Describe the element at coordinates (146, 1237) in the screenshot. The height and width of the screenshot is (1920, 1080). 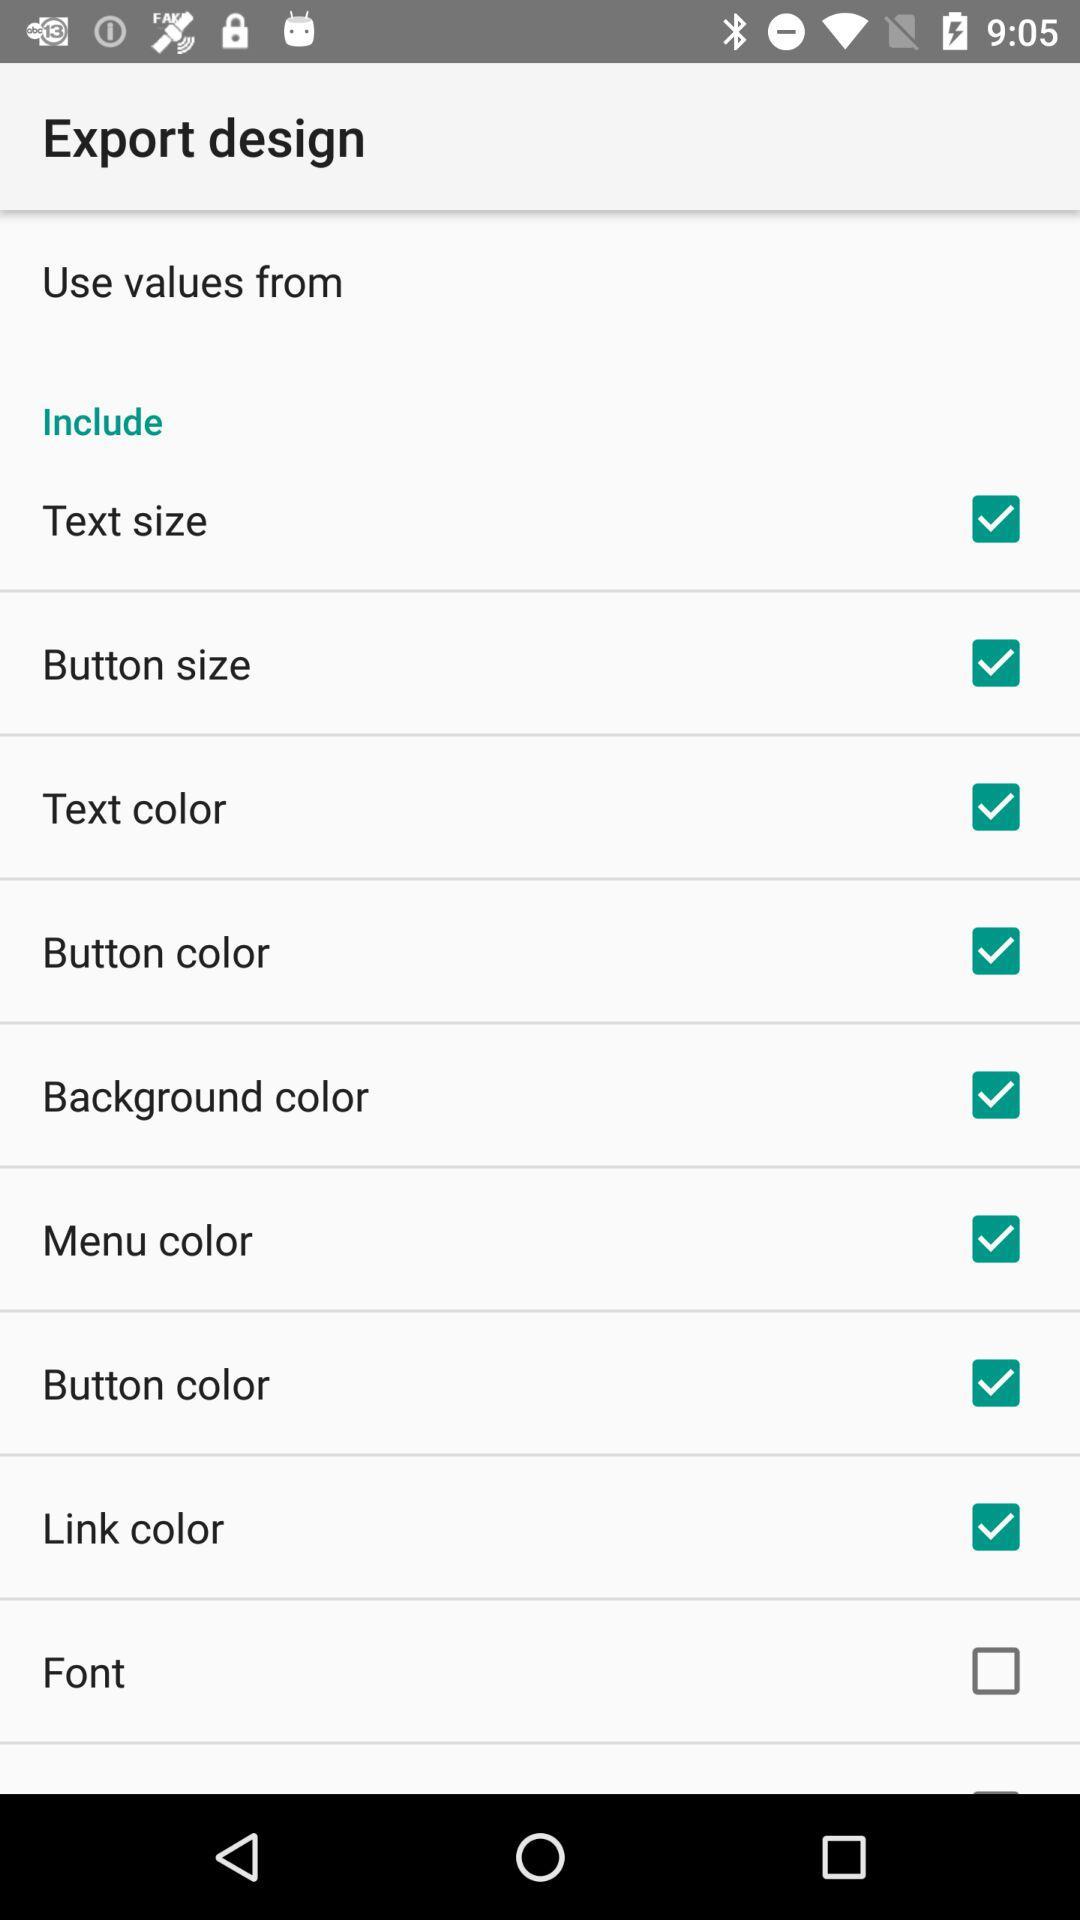
I see `app below the background color app` at that location.